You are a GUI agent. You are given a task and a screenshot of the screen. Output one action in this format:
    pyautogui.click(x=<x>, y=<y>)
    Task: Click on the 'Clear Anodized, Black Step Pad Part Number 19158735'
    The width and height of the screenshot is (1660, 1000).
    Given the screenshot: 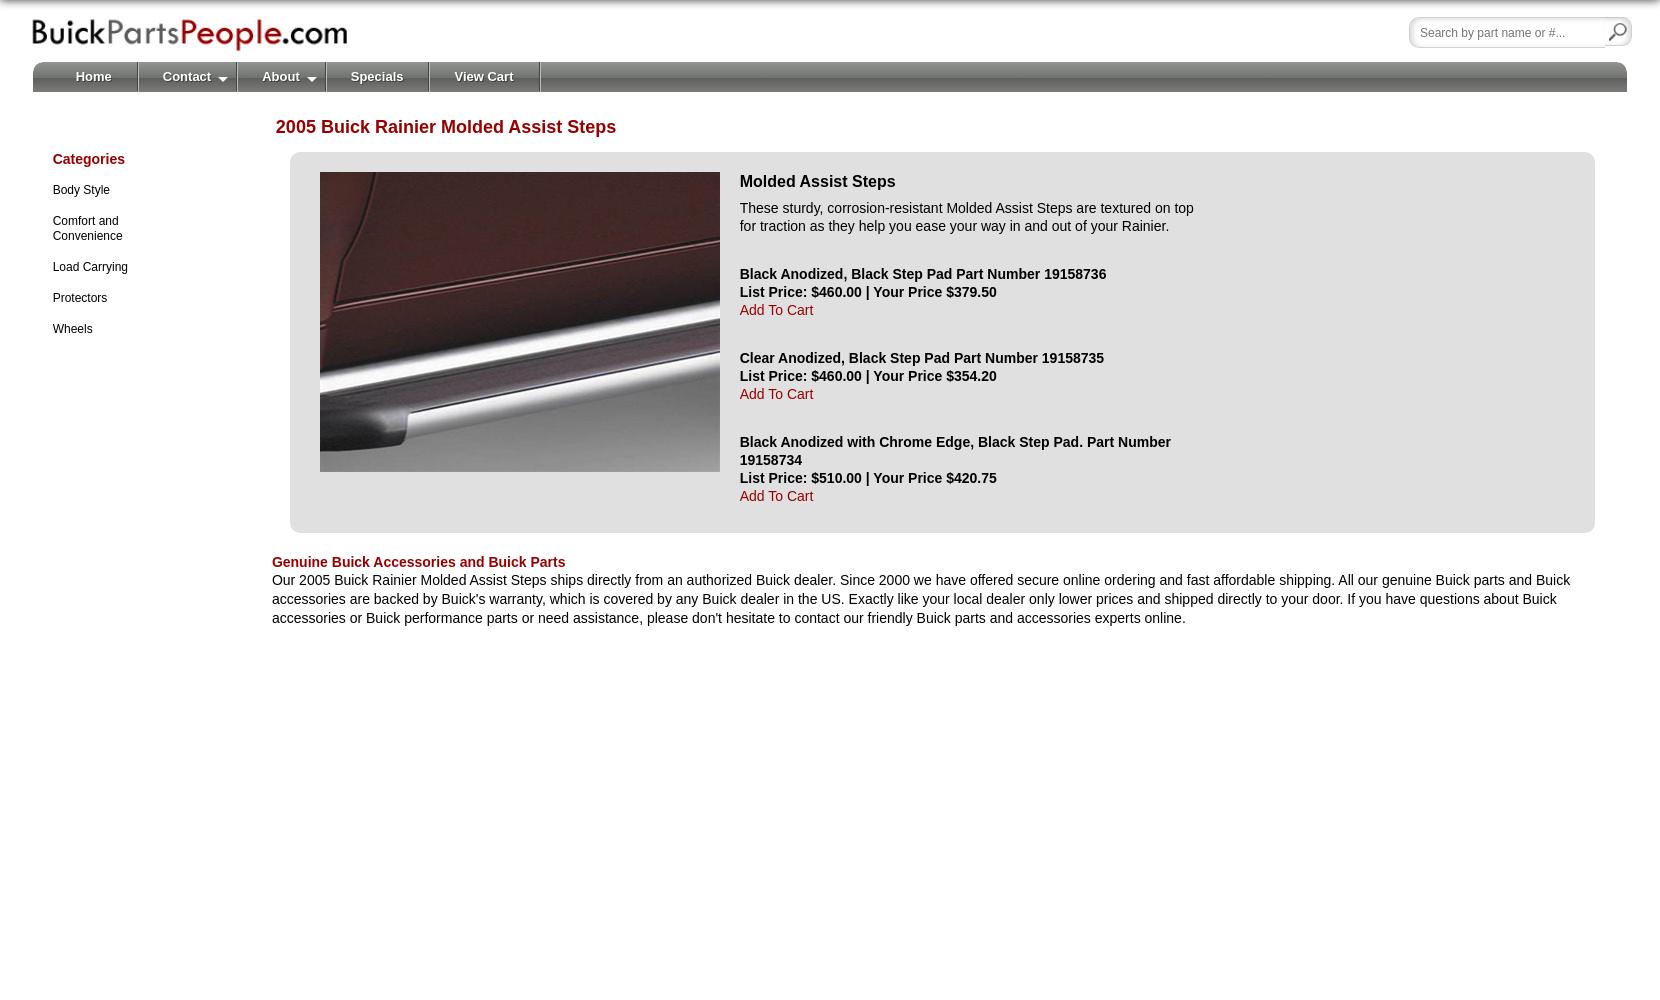 What is the action you would take?
    pyautogui.click(x=920, y=356)
    